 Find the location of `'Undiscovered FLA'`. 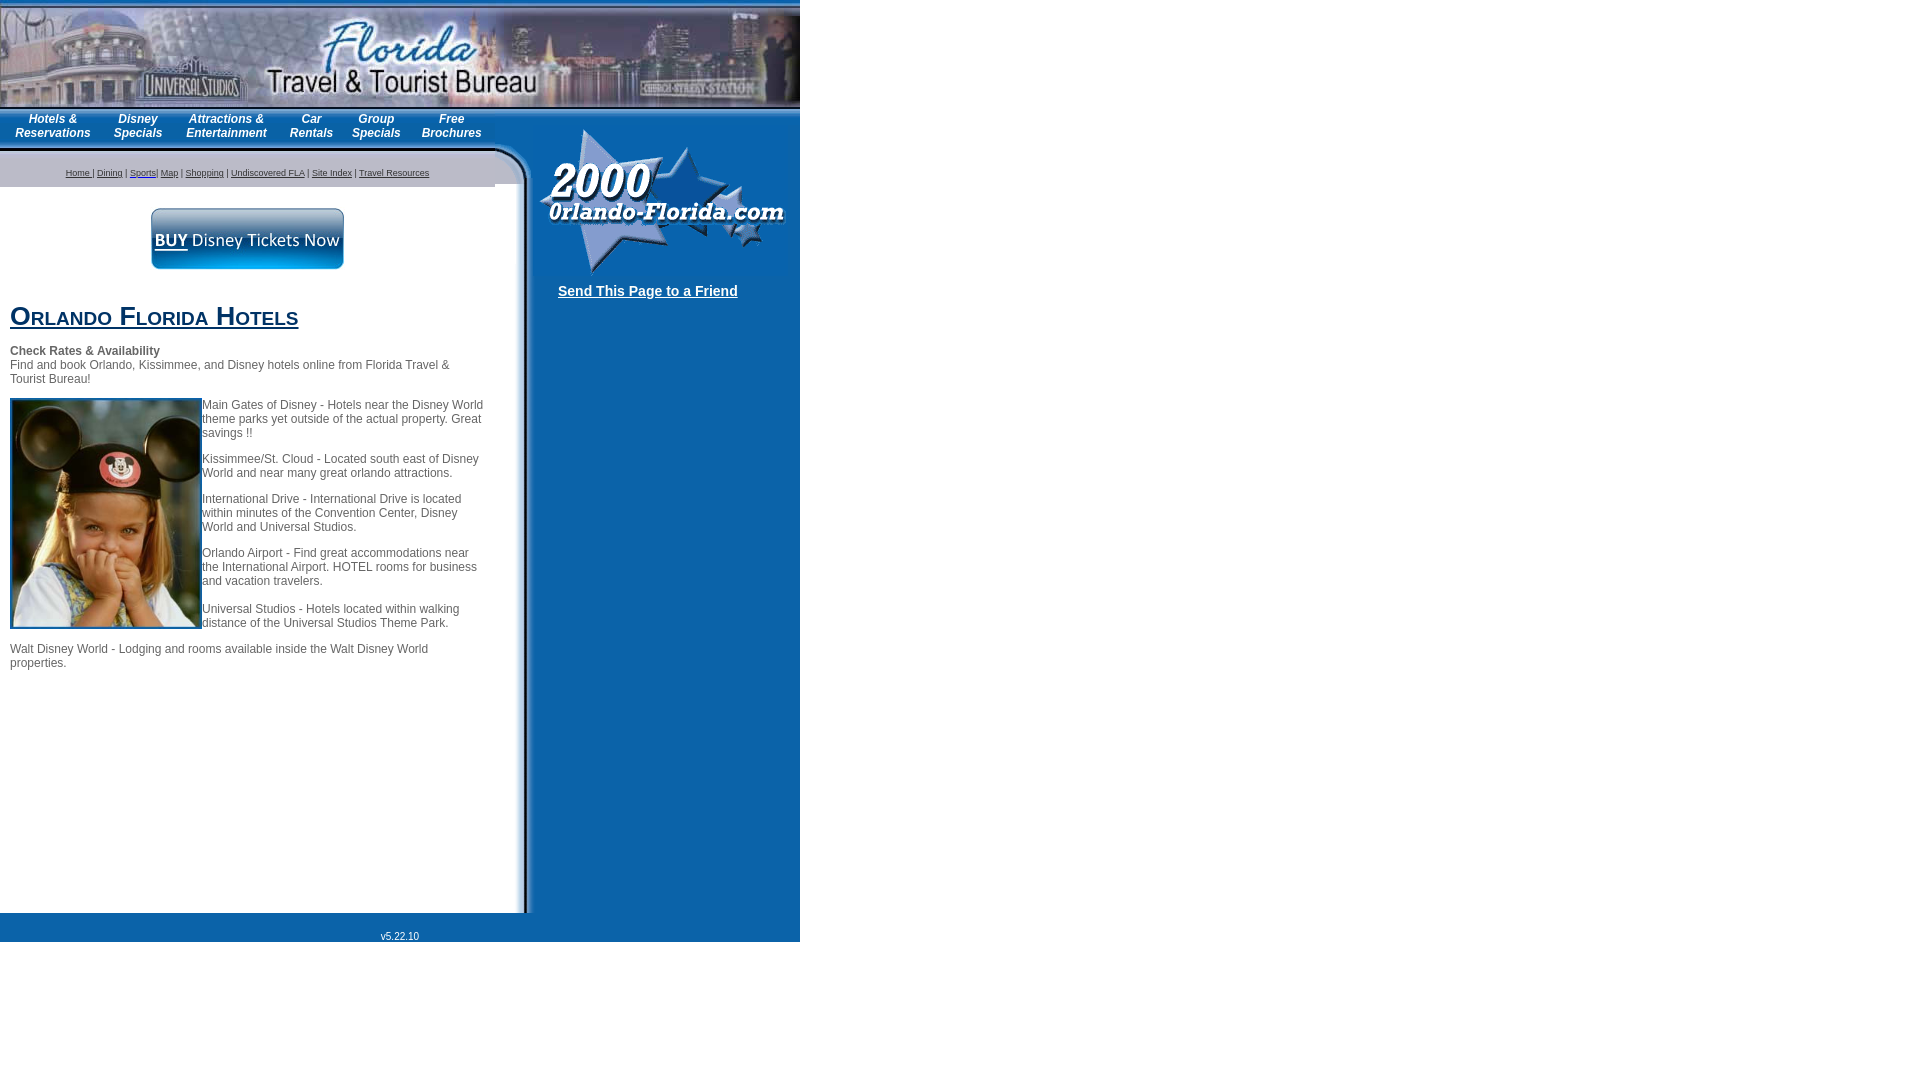

'Undiscovered FLA' is located at coordinates (267, 172).